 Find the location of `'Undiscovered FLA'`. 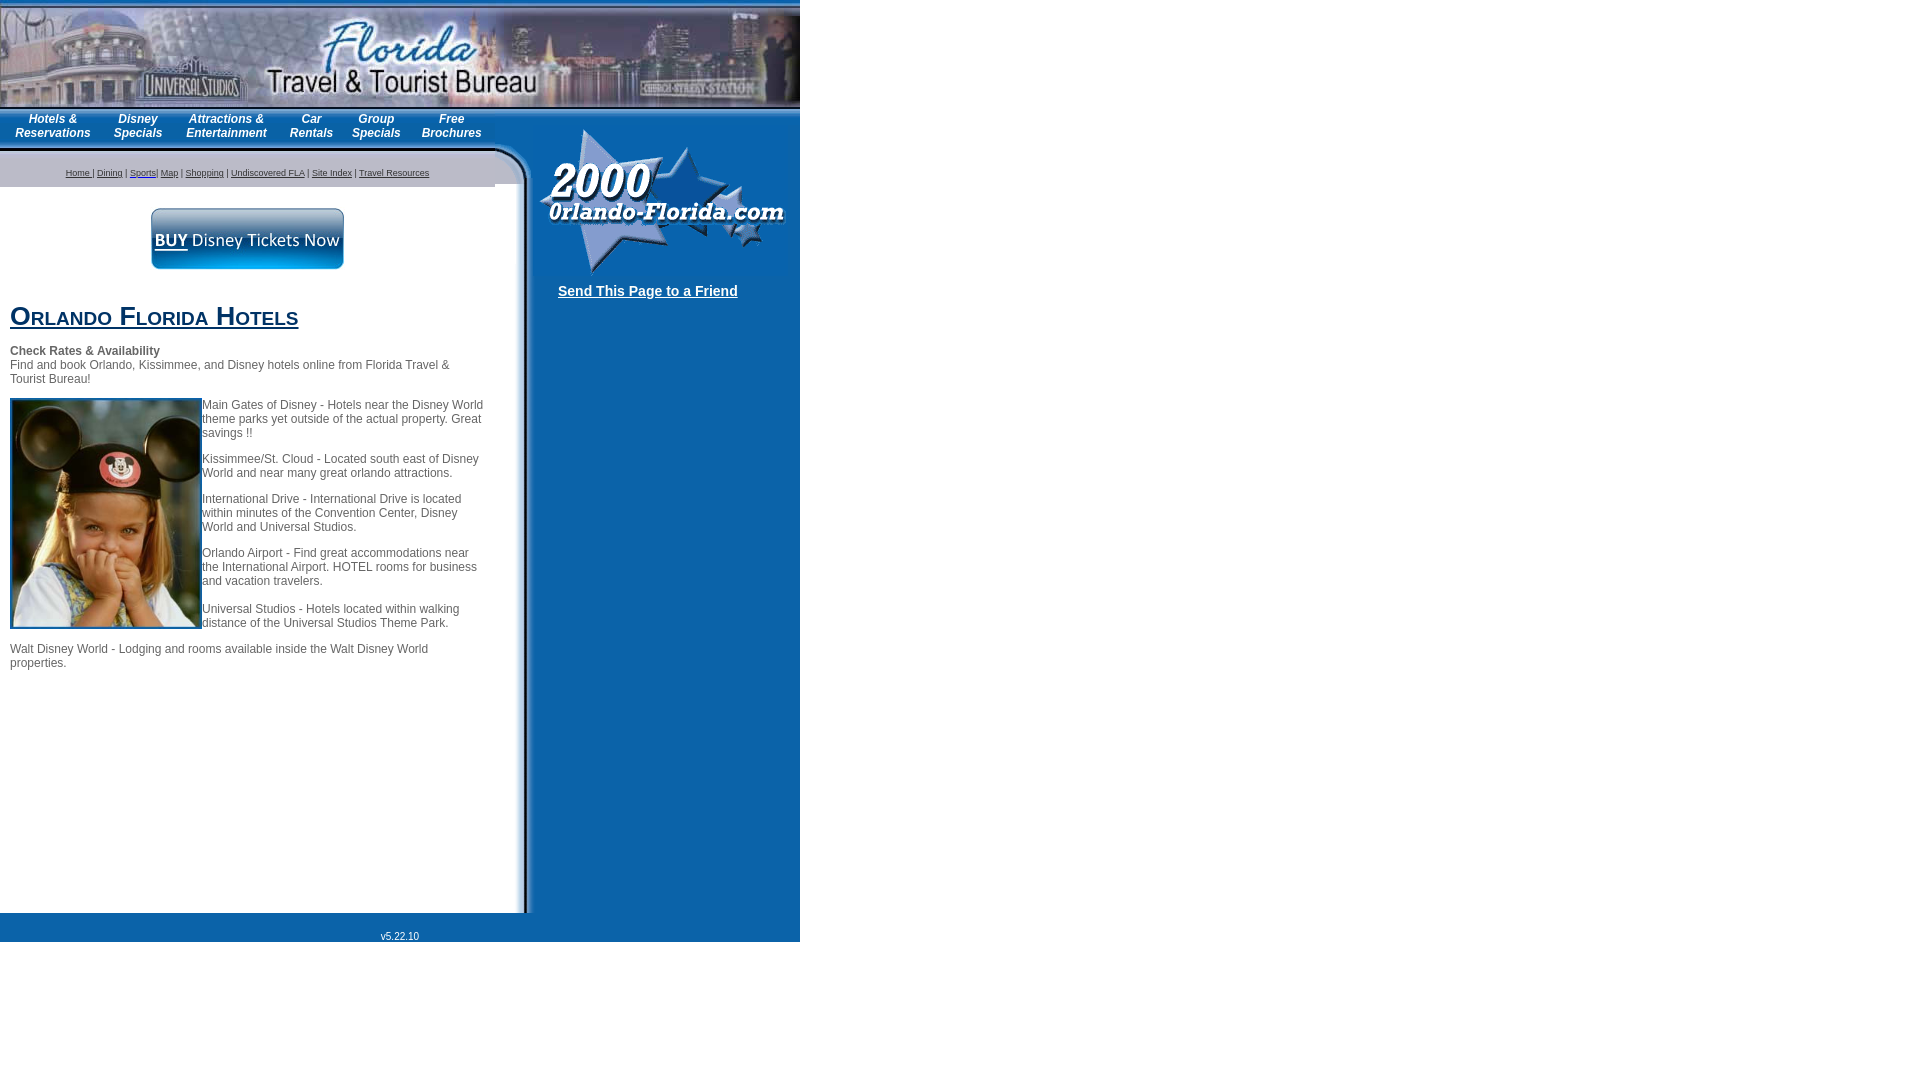

'Undiscovered FLA' is located at coordinates (267, 172).